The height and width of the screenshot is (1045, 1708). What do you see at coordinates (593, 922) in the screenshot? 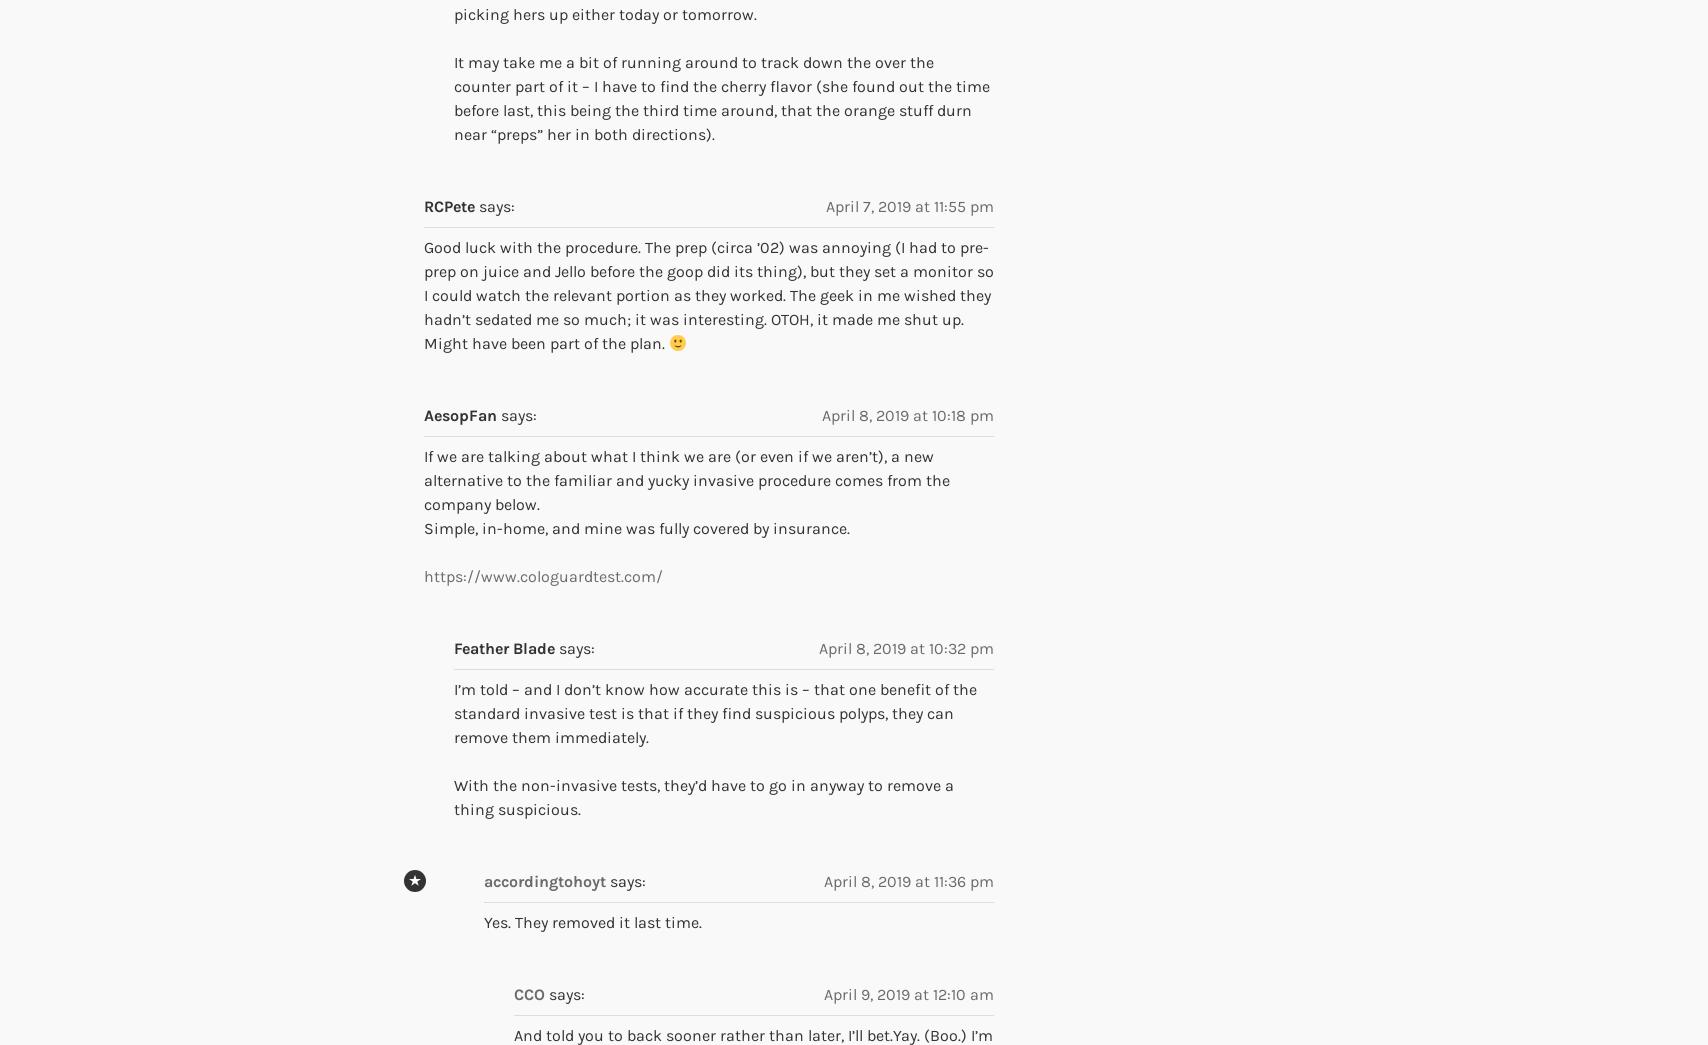
I see `'Yes. They removed it last time.'` at bounding box center [593, 922].